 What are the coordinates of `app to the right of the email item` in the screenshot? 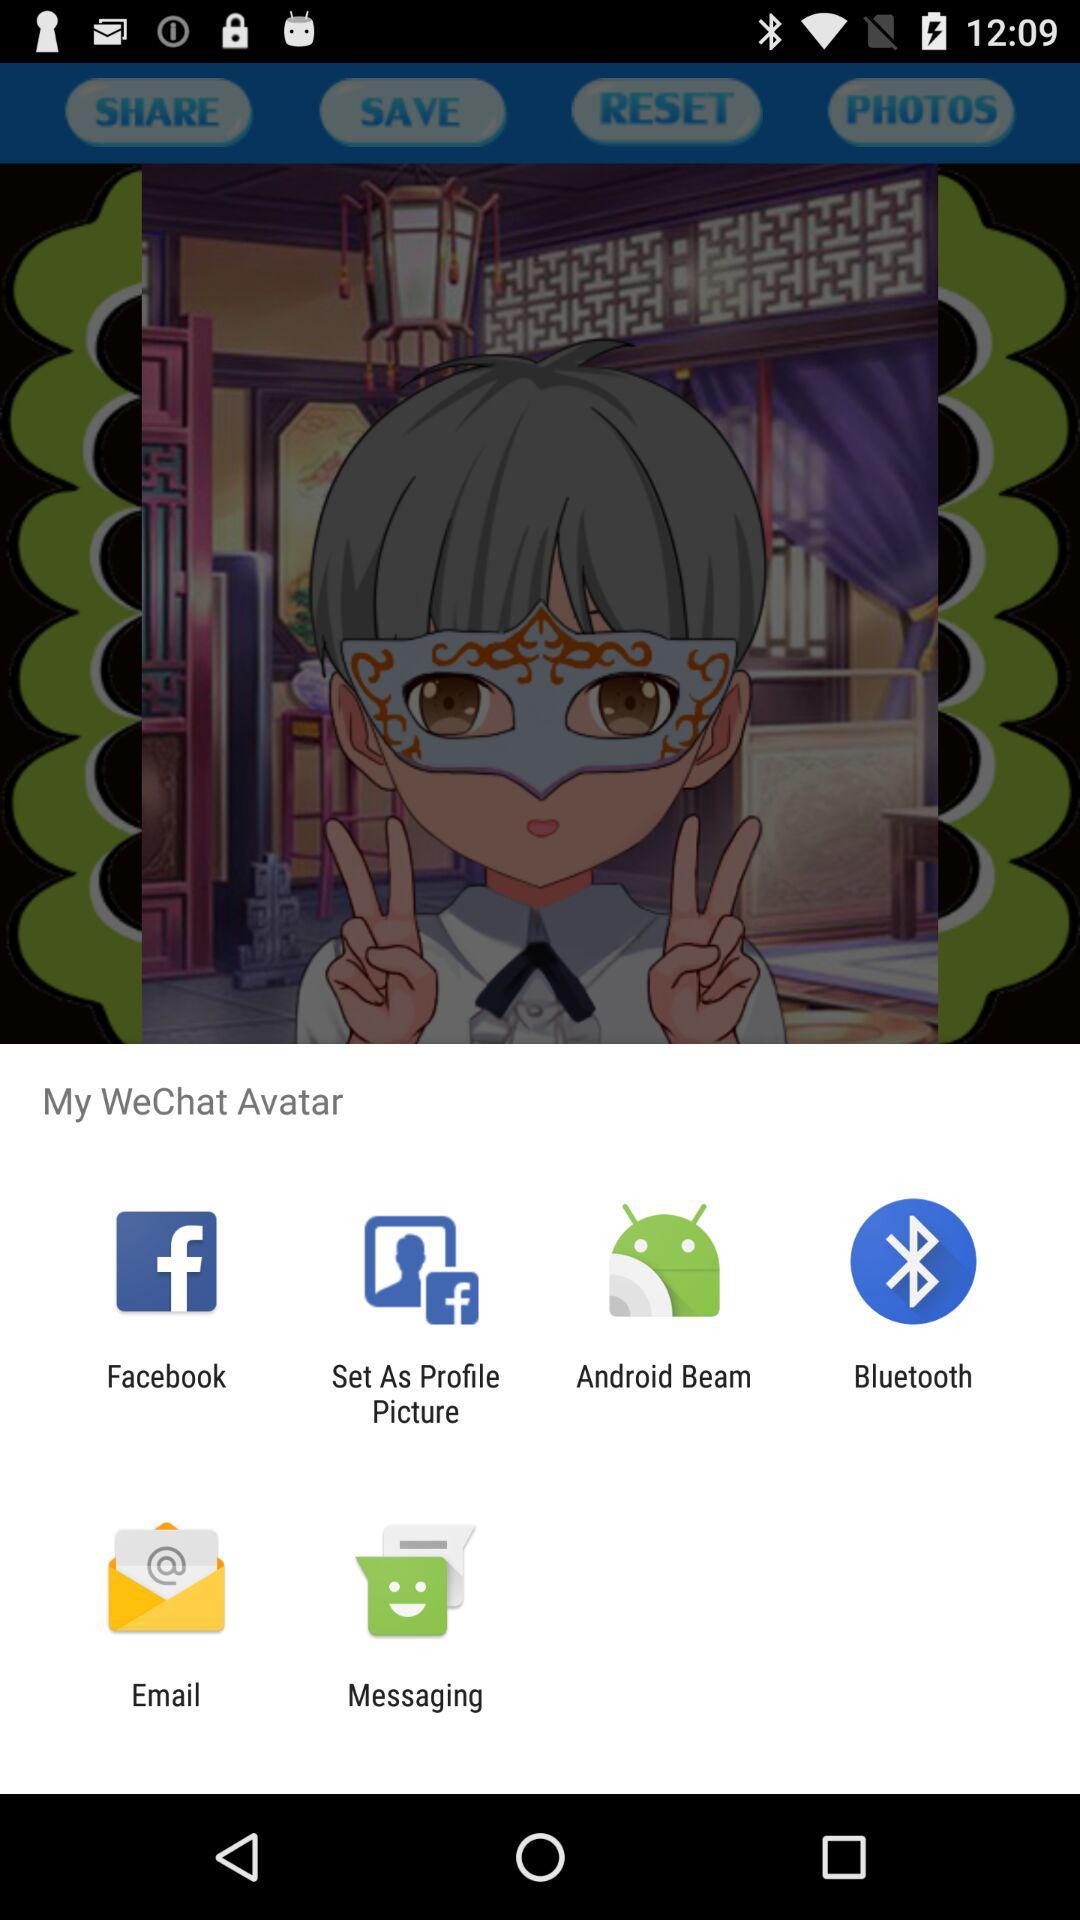 It's located at (414, 1711).